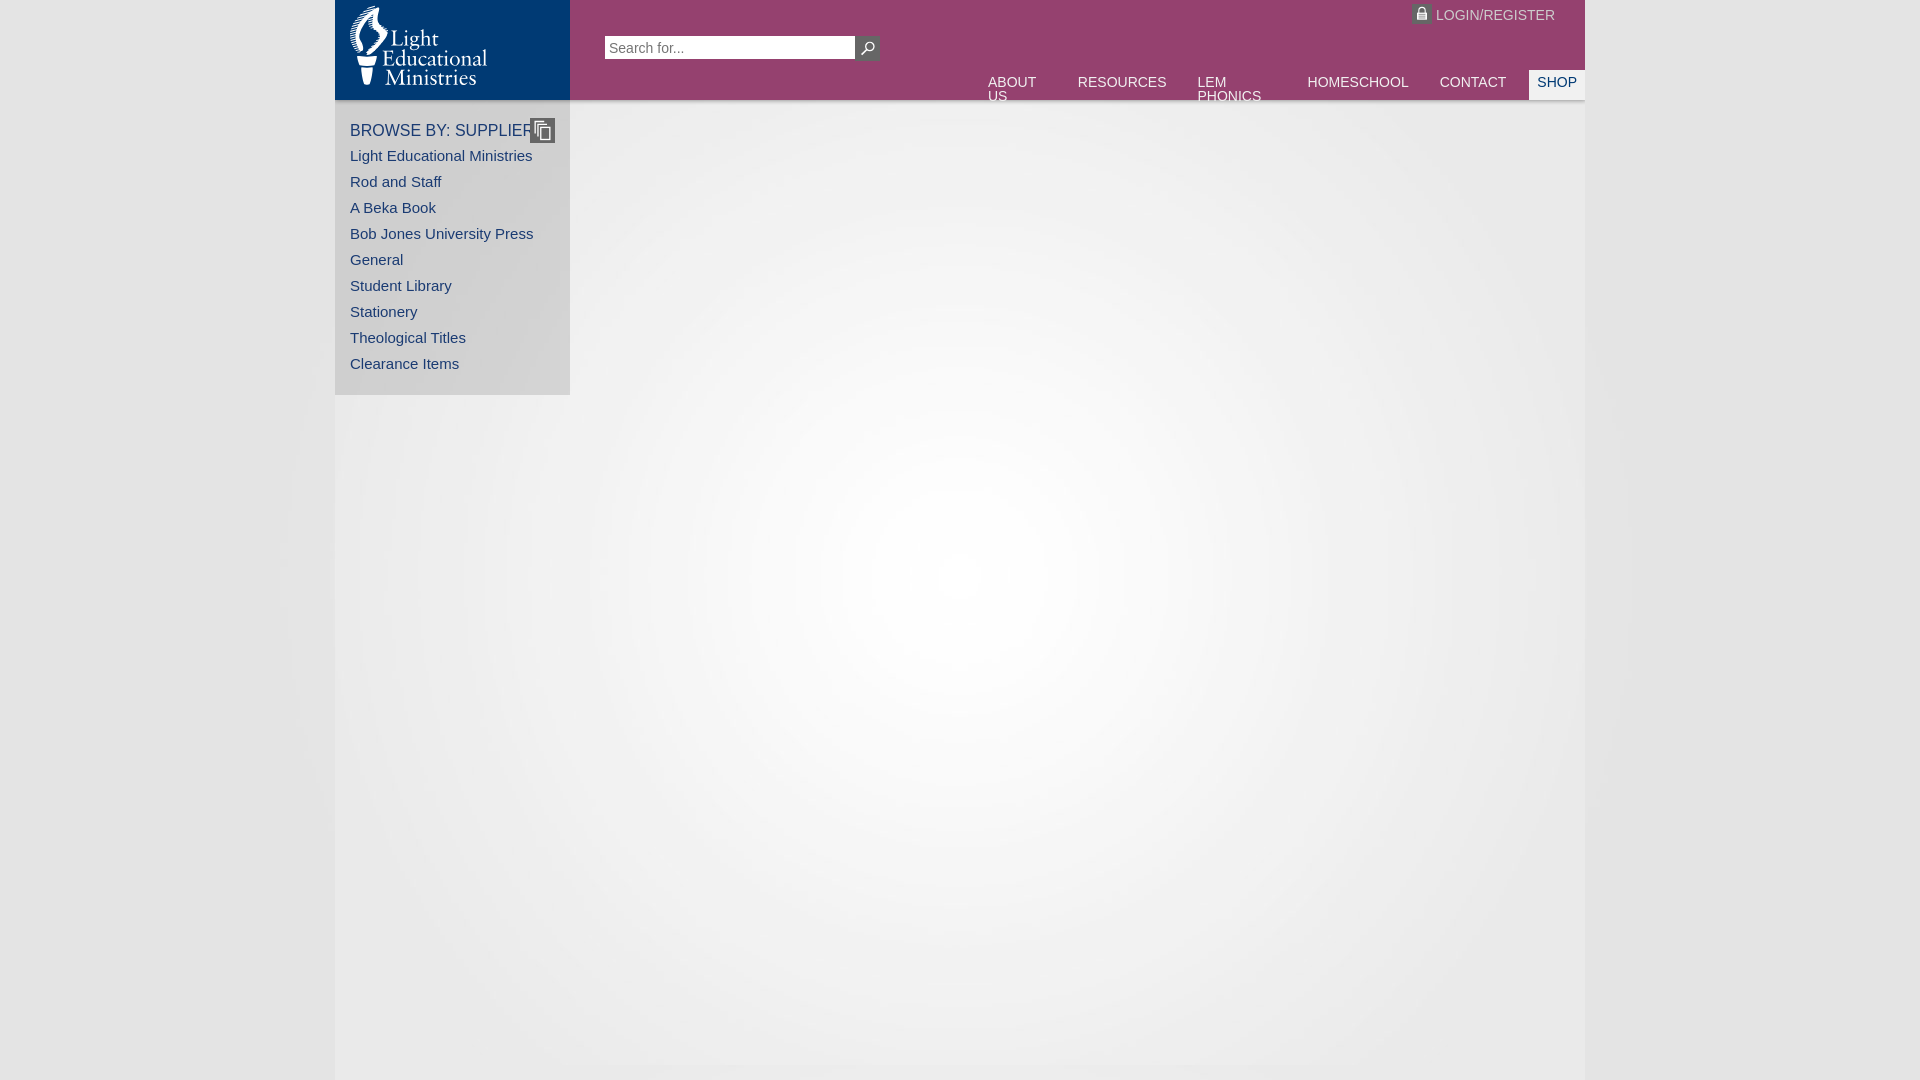 This screenshot has height=1080, width=1920. What do you see at coordinates (1190, 92) in the screenshot?
I see `'LEM PHONICS'` at bounding box center [1190, 92].